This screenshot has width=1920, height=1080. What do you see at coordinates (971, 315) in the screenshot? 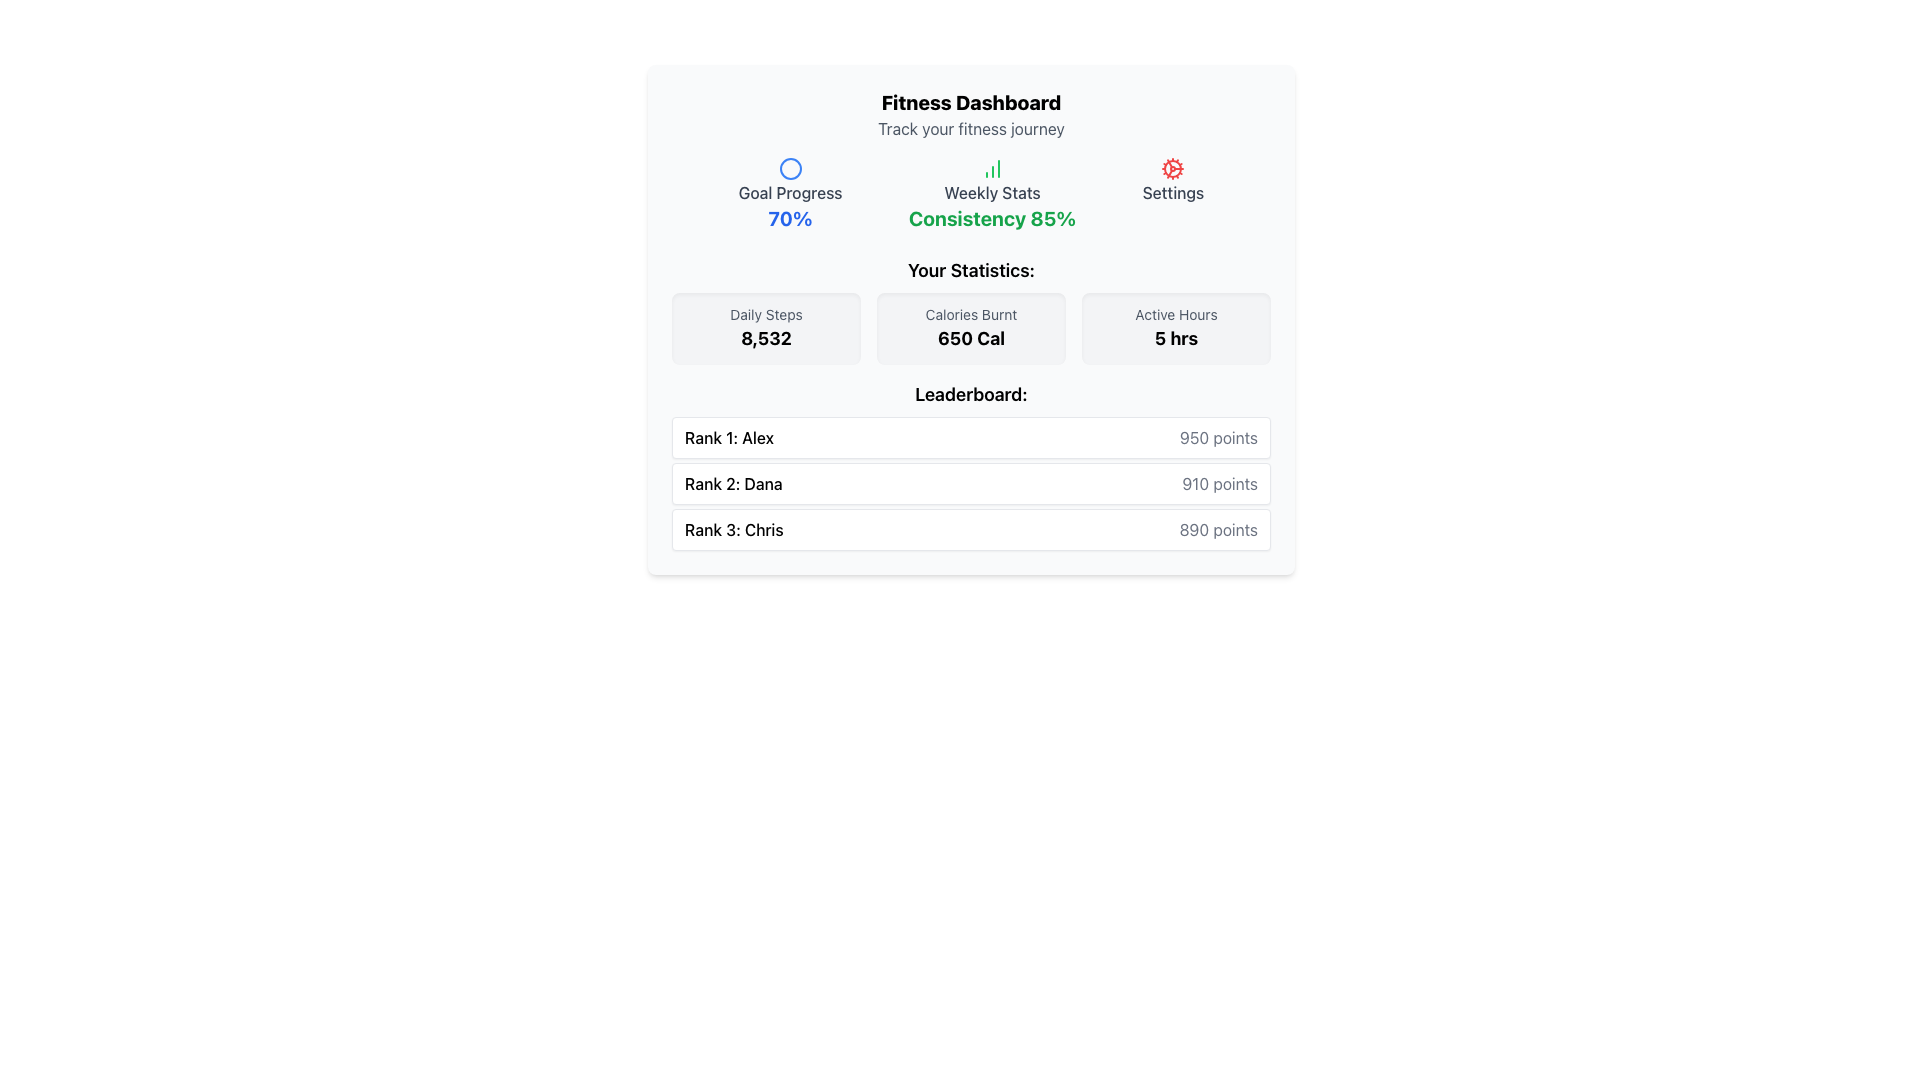
I see `the Static Text Label displaying 'Calories Burnt', which is positioned above the bold text '650 Cal' within its light-gray card` at bounding box center [971, 315].